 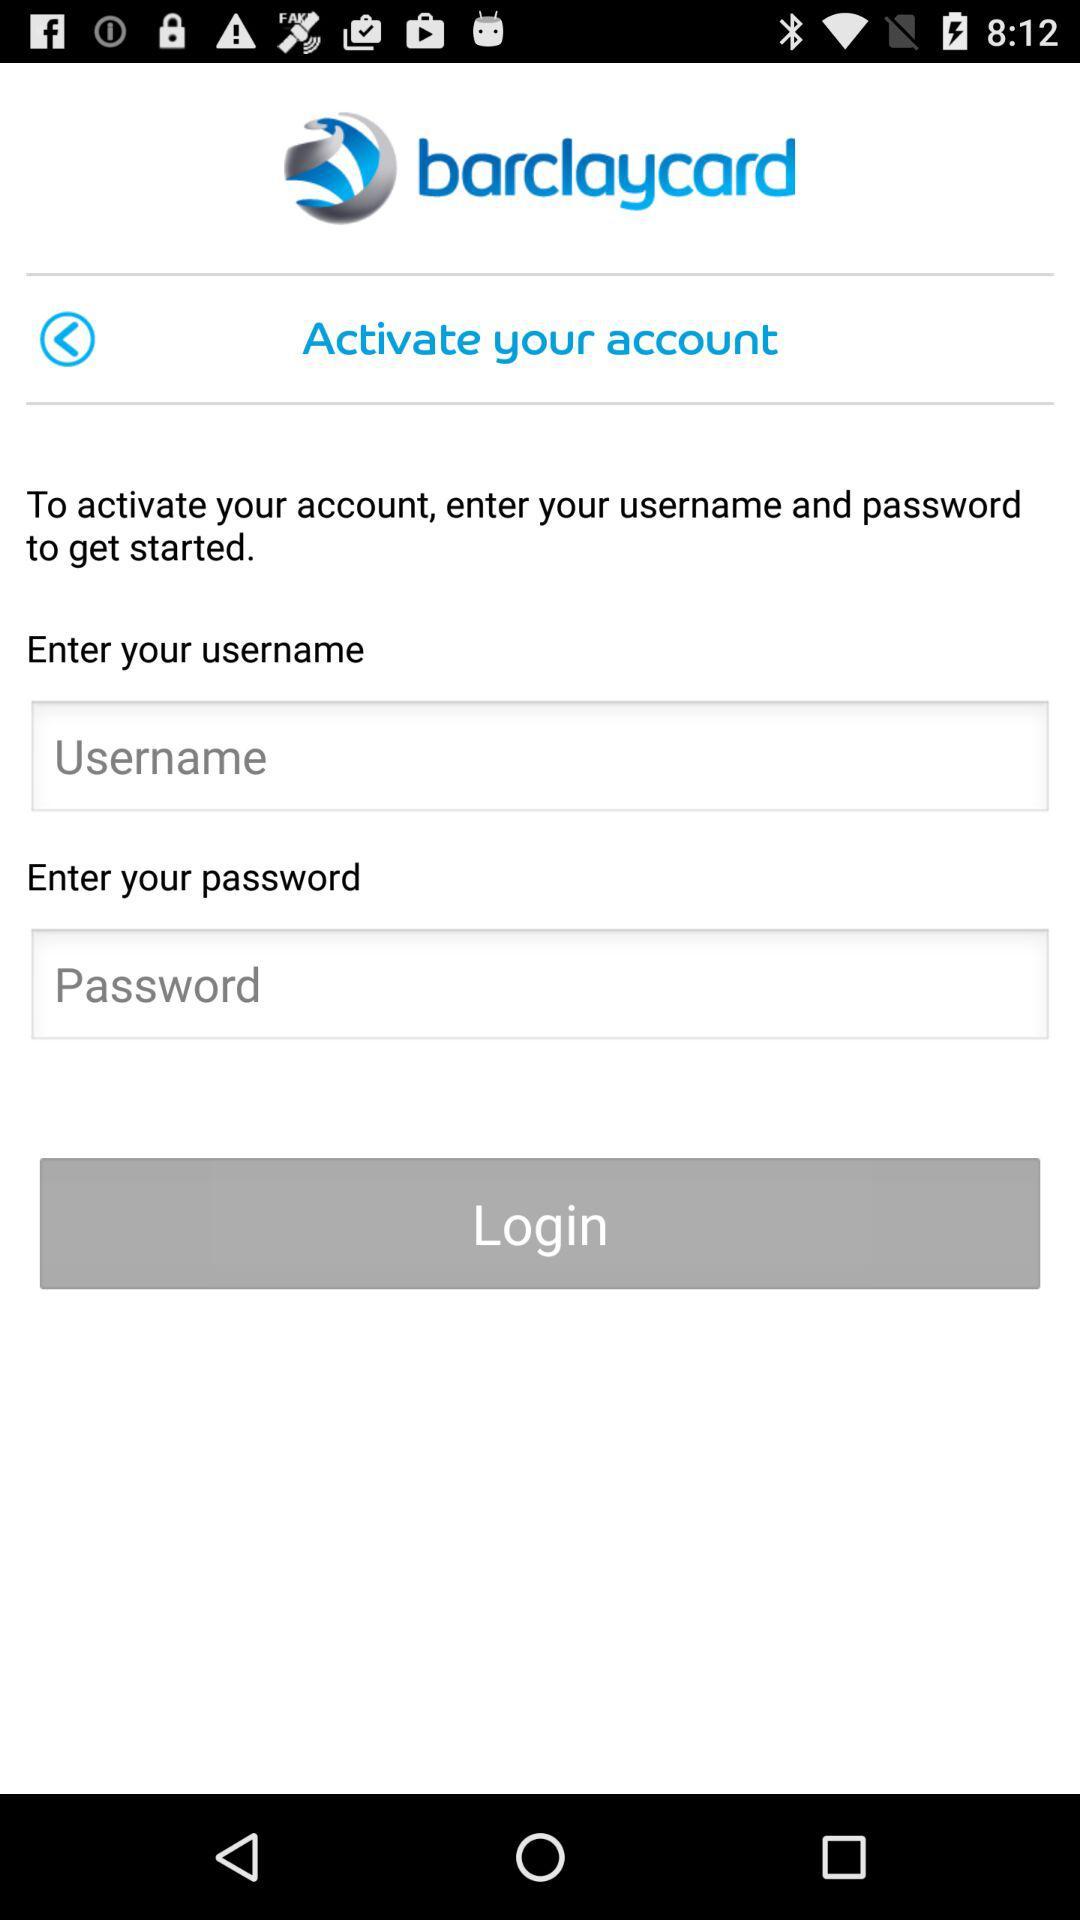 What do you see at coordinates (66, 362) in the screenshot?
I see `the arrow_backward icon` at bounding box center [66, 362].